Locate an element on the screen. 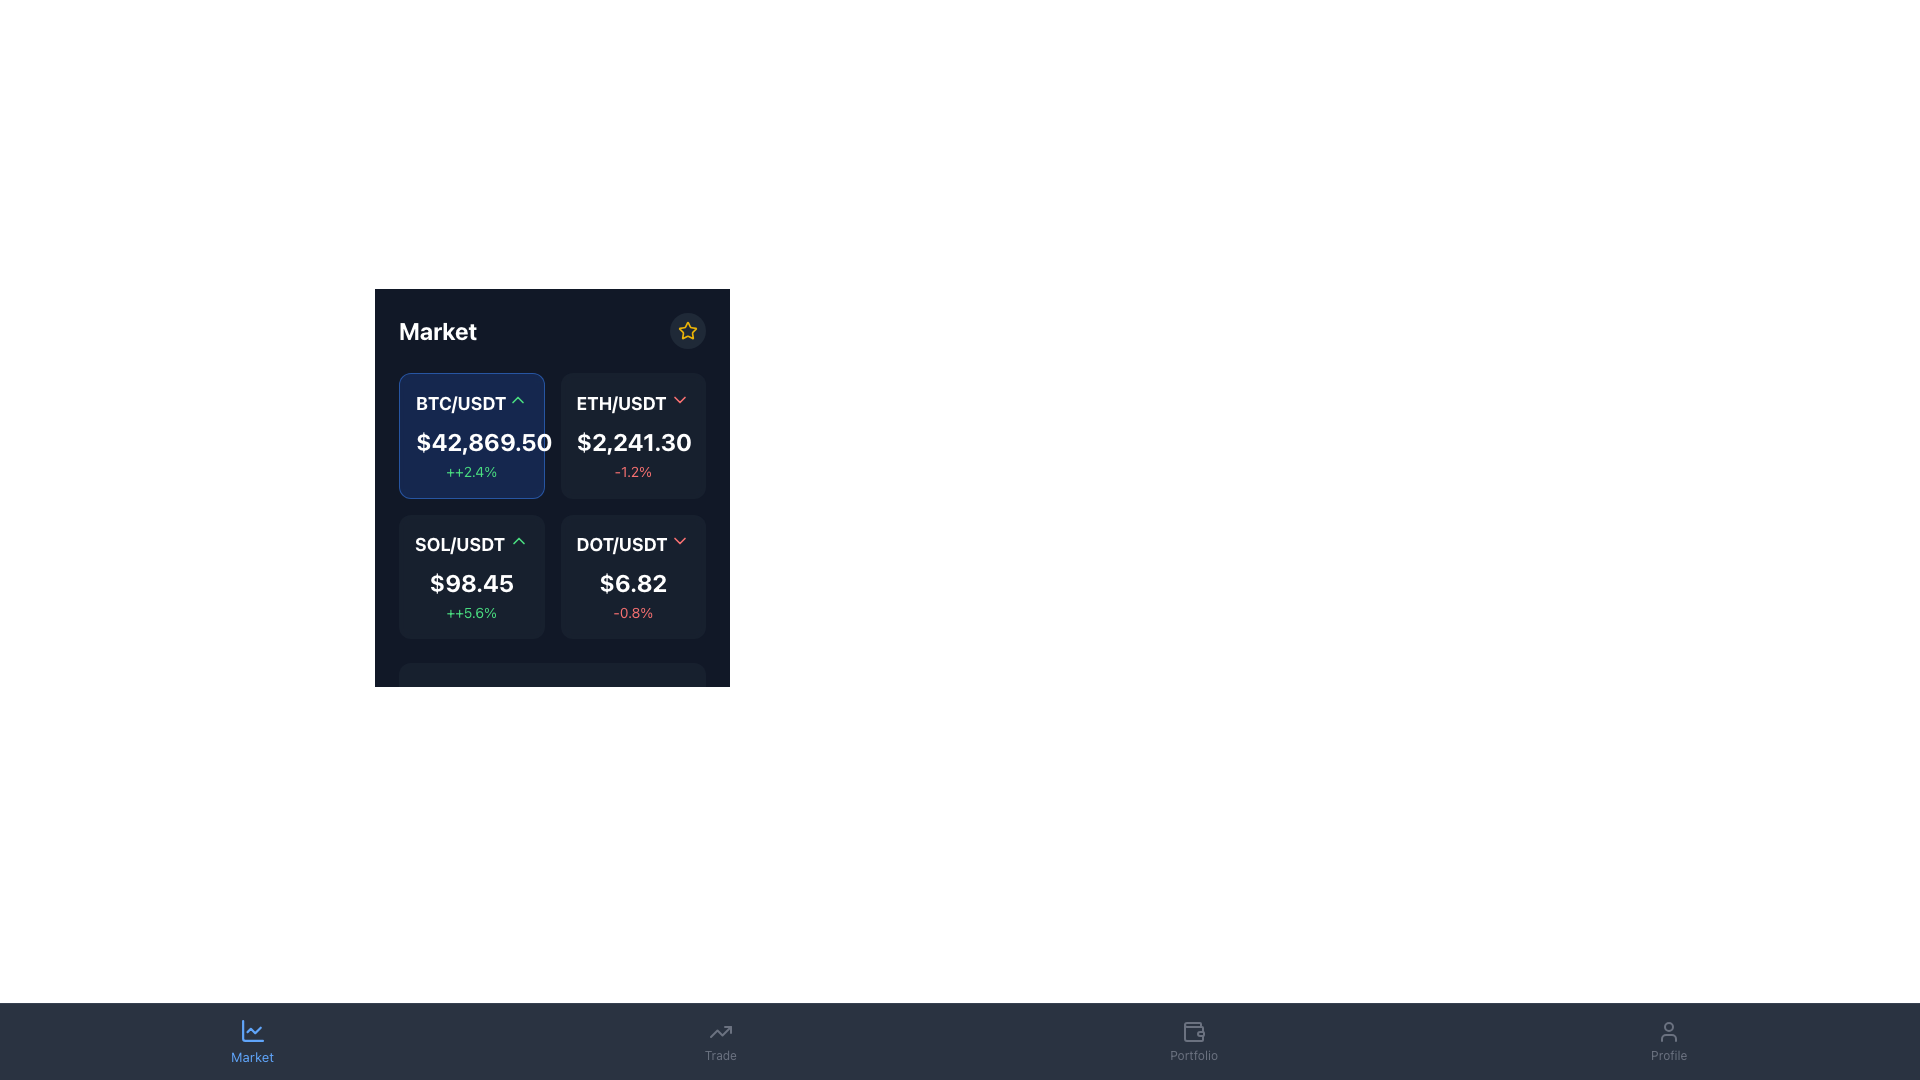 The height and width of the screenshot is (1080, 1920). the 'ETH/USDT' dropdown label is located at coordinates (632, 404).